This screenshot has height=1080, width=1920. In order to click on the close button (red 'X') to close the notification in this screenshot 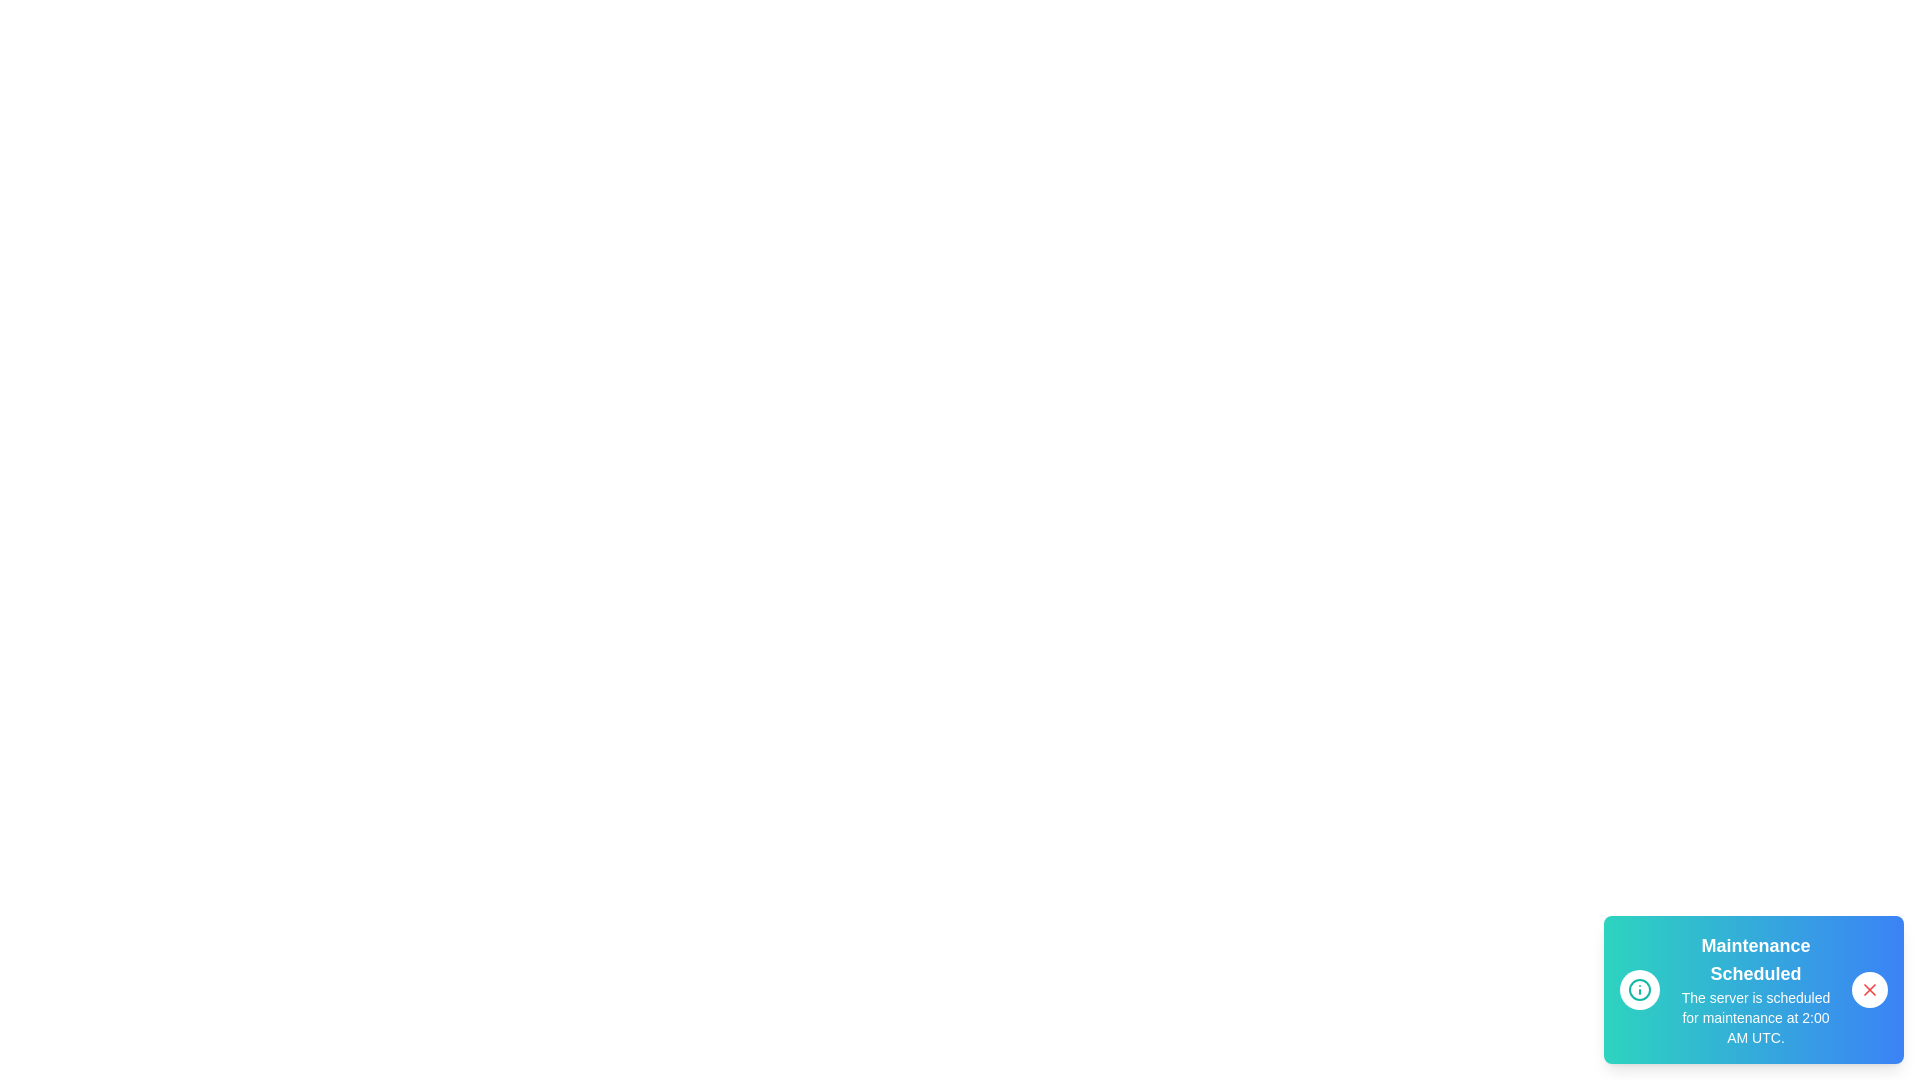, I will do `click(1869, 990)`.